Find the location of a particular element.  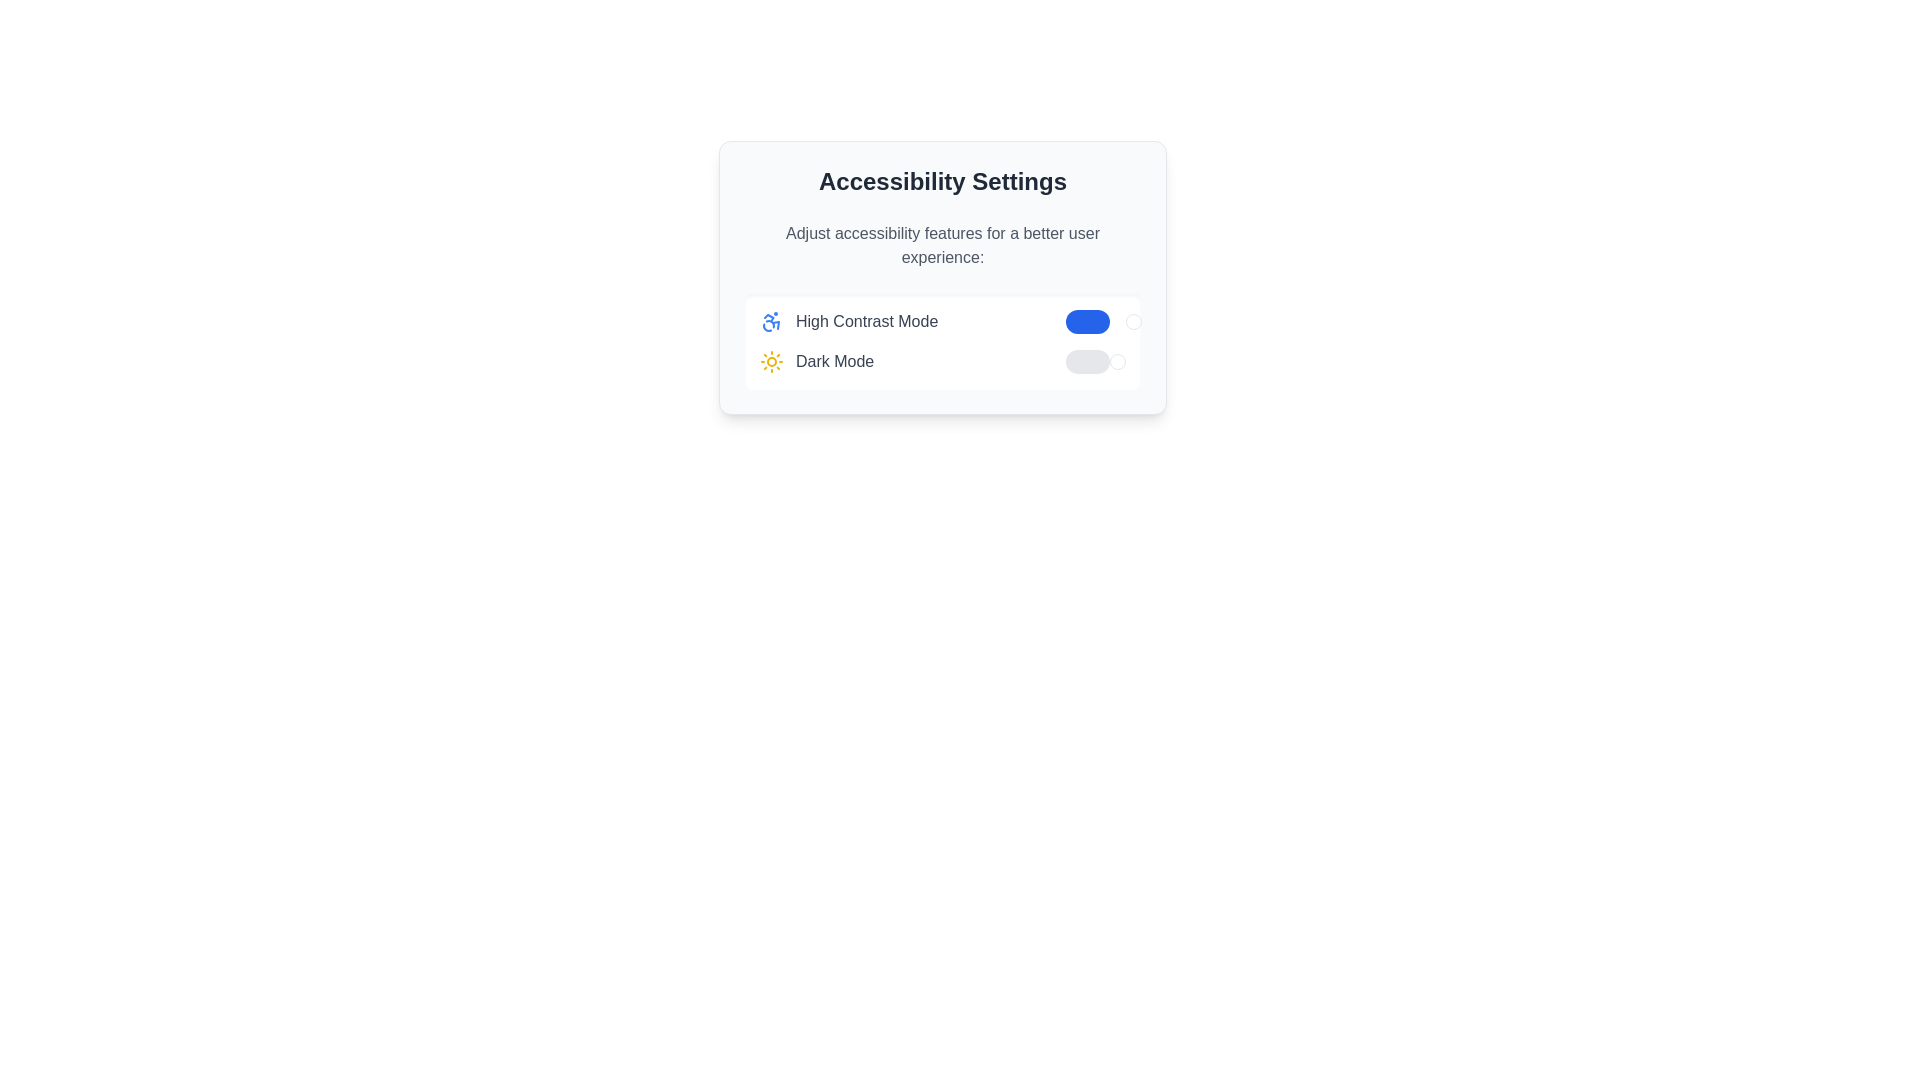

title 'Accessibility Settings', which is a bold, large-sized text displayed in dark gray color at the top of its section is located at coordinates (941, 181).